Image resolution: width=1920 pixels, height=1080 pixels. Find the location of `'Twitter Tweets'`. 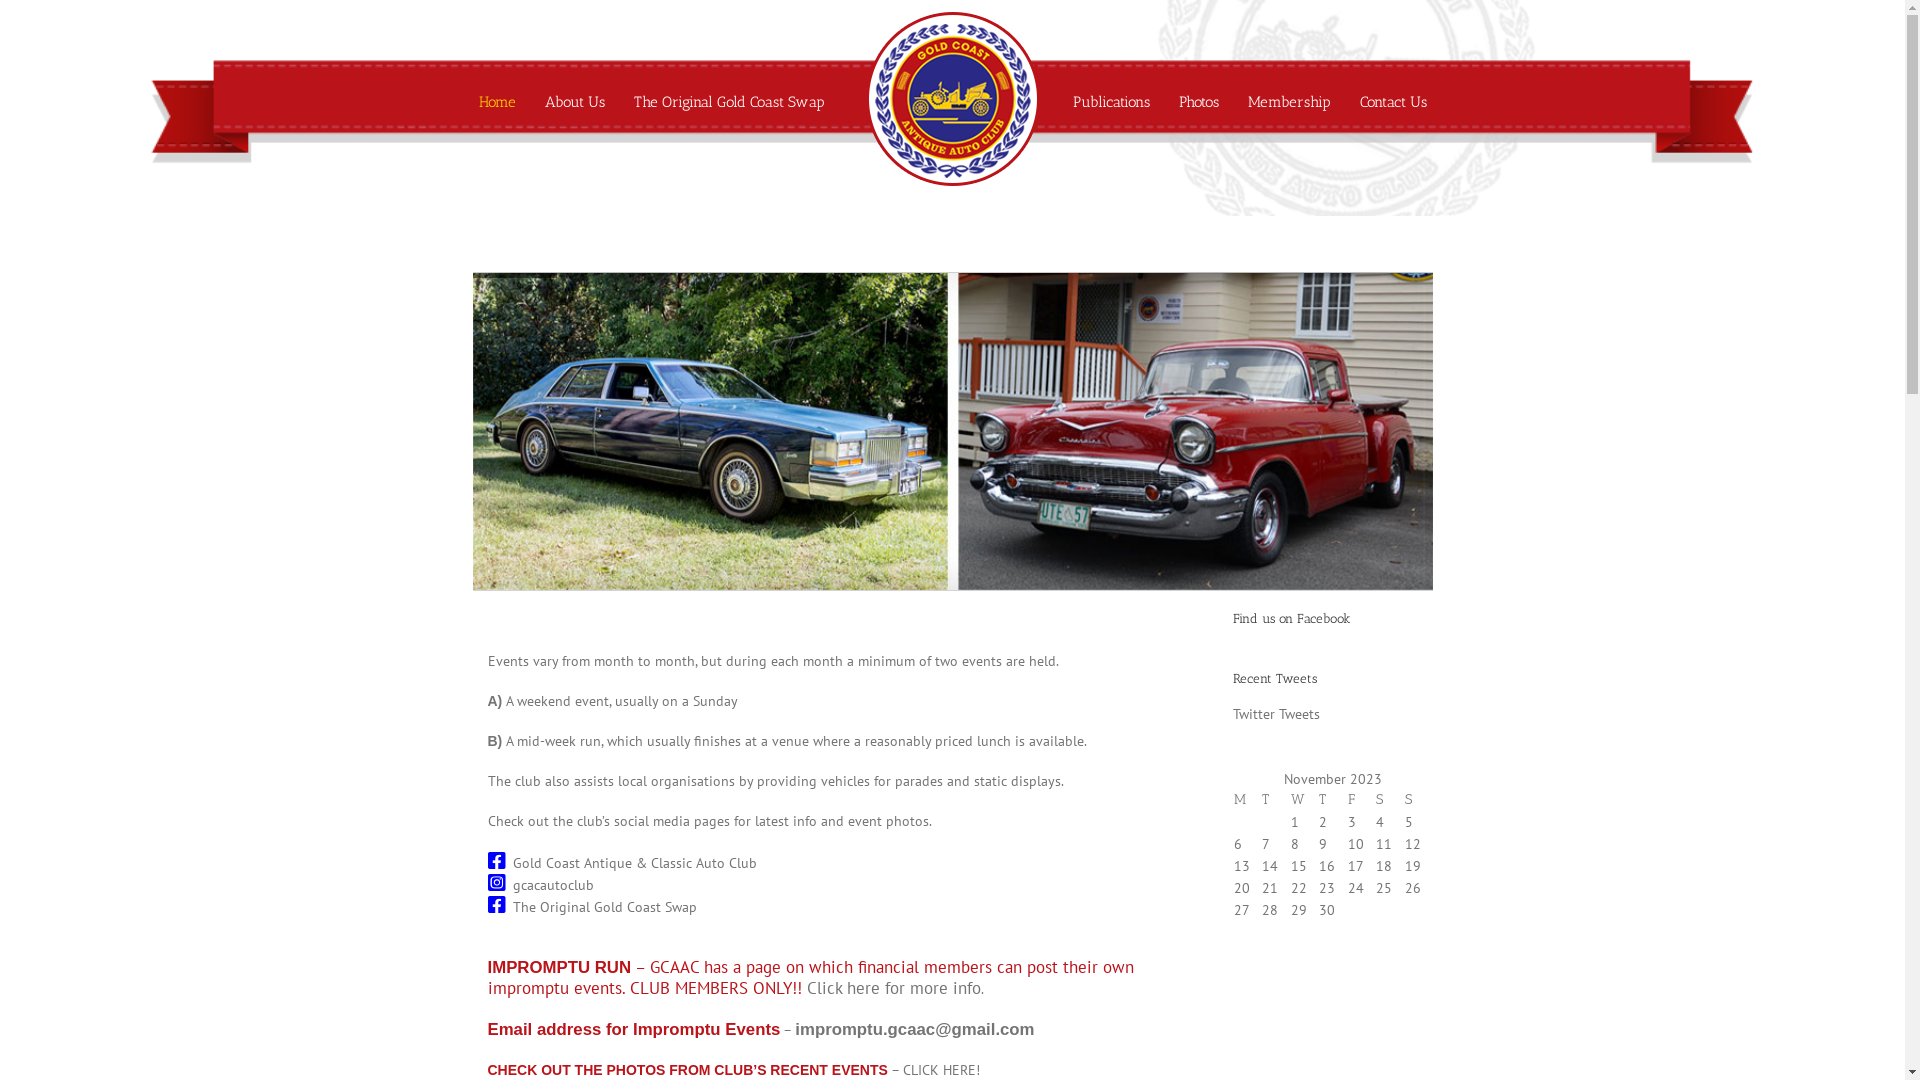

'Twitter Tweets' is located at coordinates (1274, 712).